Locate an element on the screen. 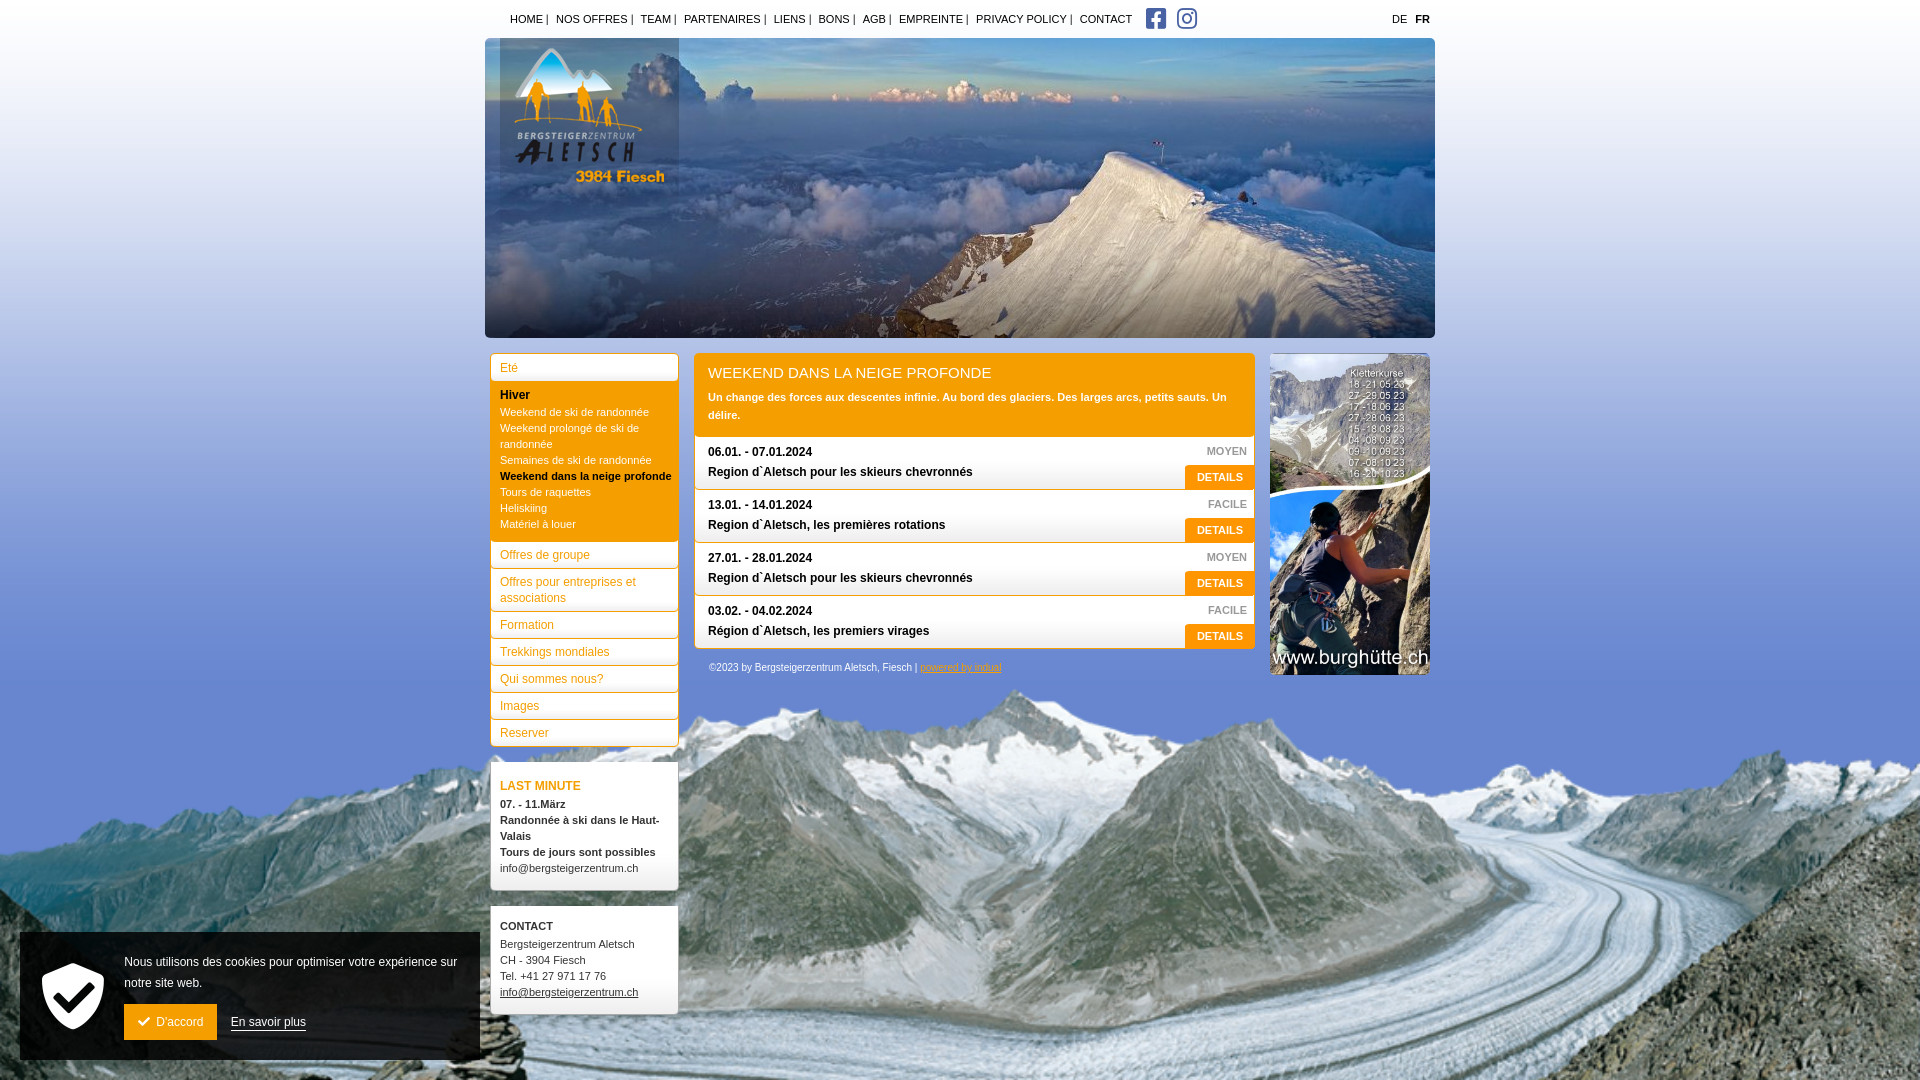 The image size is (1920, 1080). 'TEAM' is located at coordinates (652, 19).